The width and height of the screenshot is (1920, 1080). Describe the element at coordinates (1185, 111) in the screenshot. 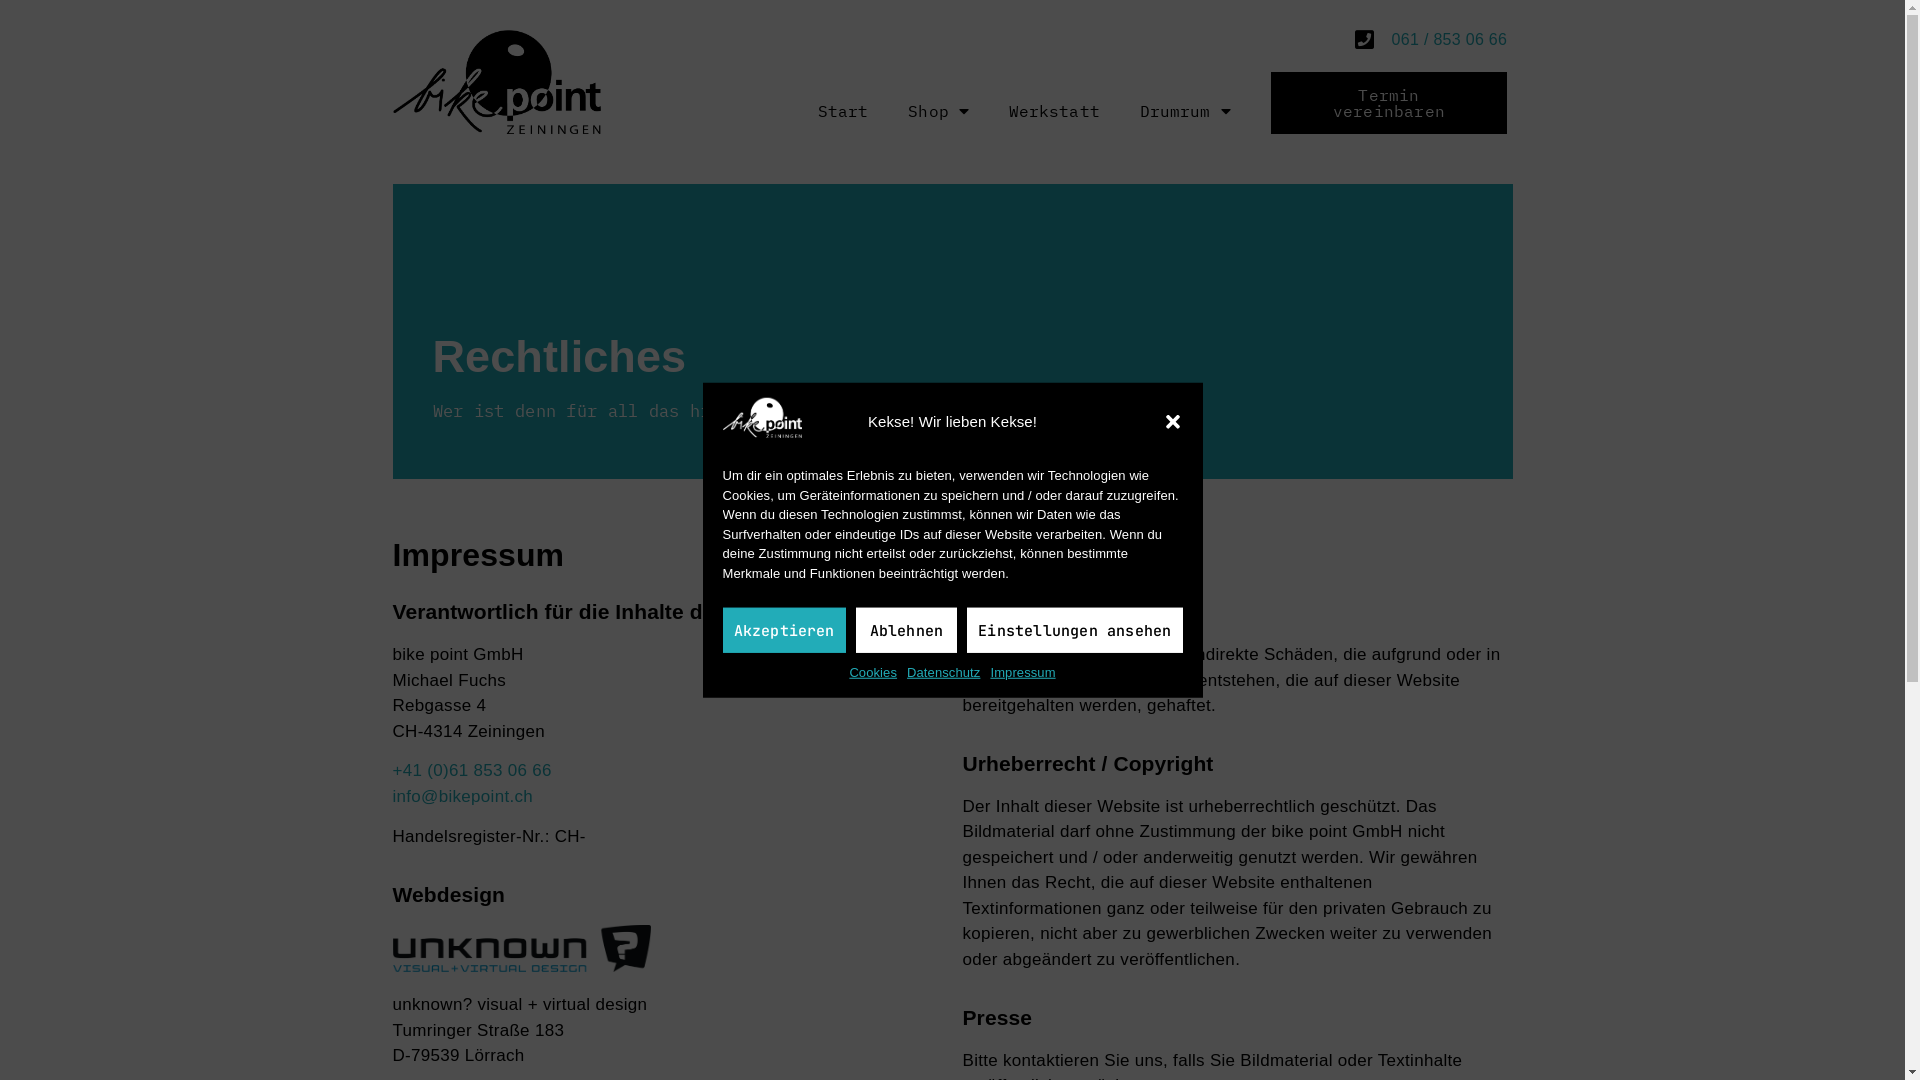

I see `'Drumrum'` at that location.